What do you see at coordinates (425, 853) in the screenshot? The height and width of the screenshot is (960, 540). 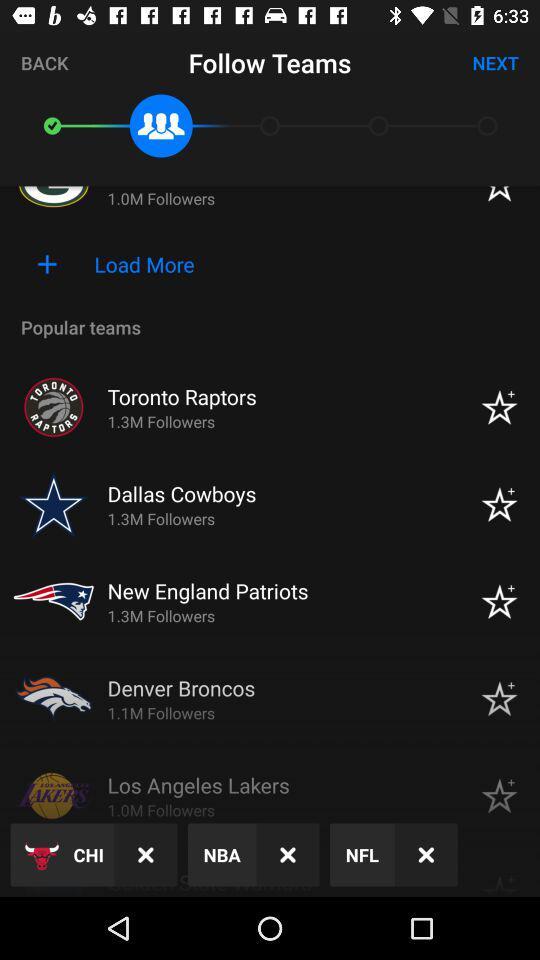 I see `the close icon` at bounding box center [425, 853].